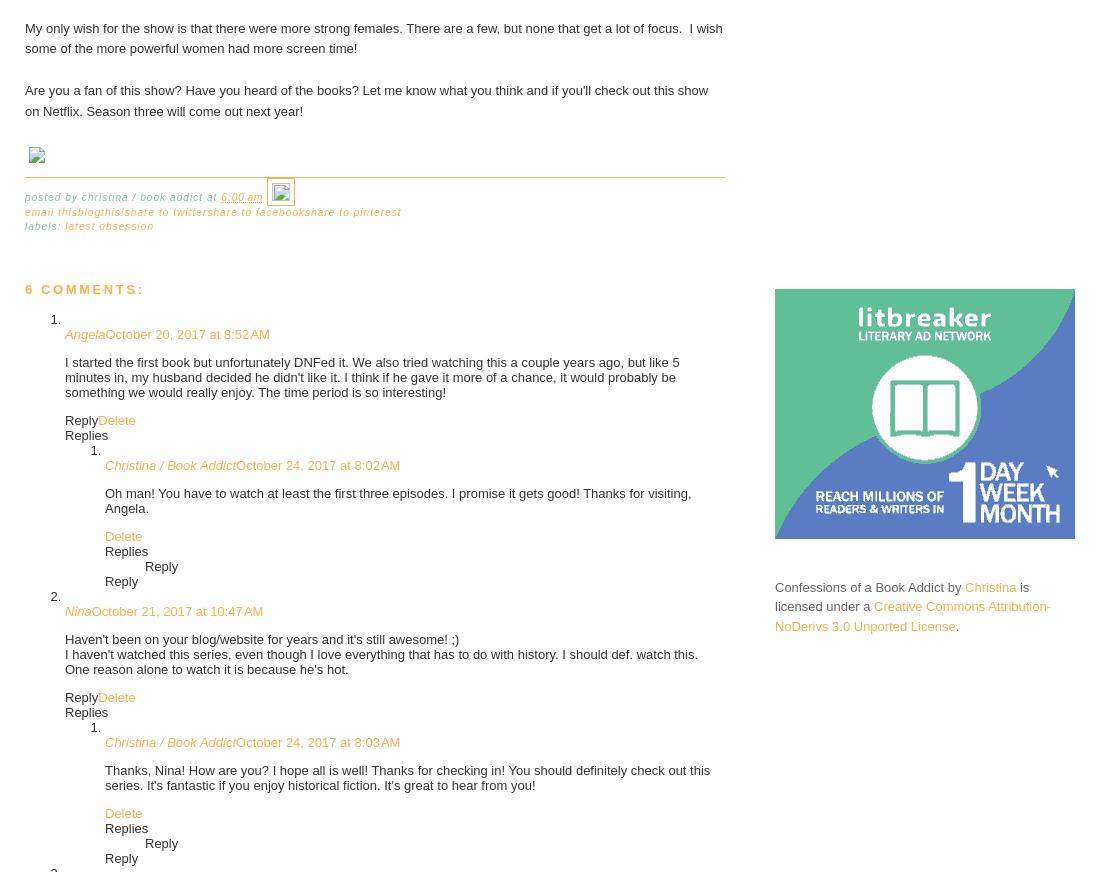 The image size is (1100, 872). I want to click on 'Latest Obsession', so click(109, 225).